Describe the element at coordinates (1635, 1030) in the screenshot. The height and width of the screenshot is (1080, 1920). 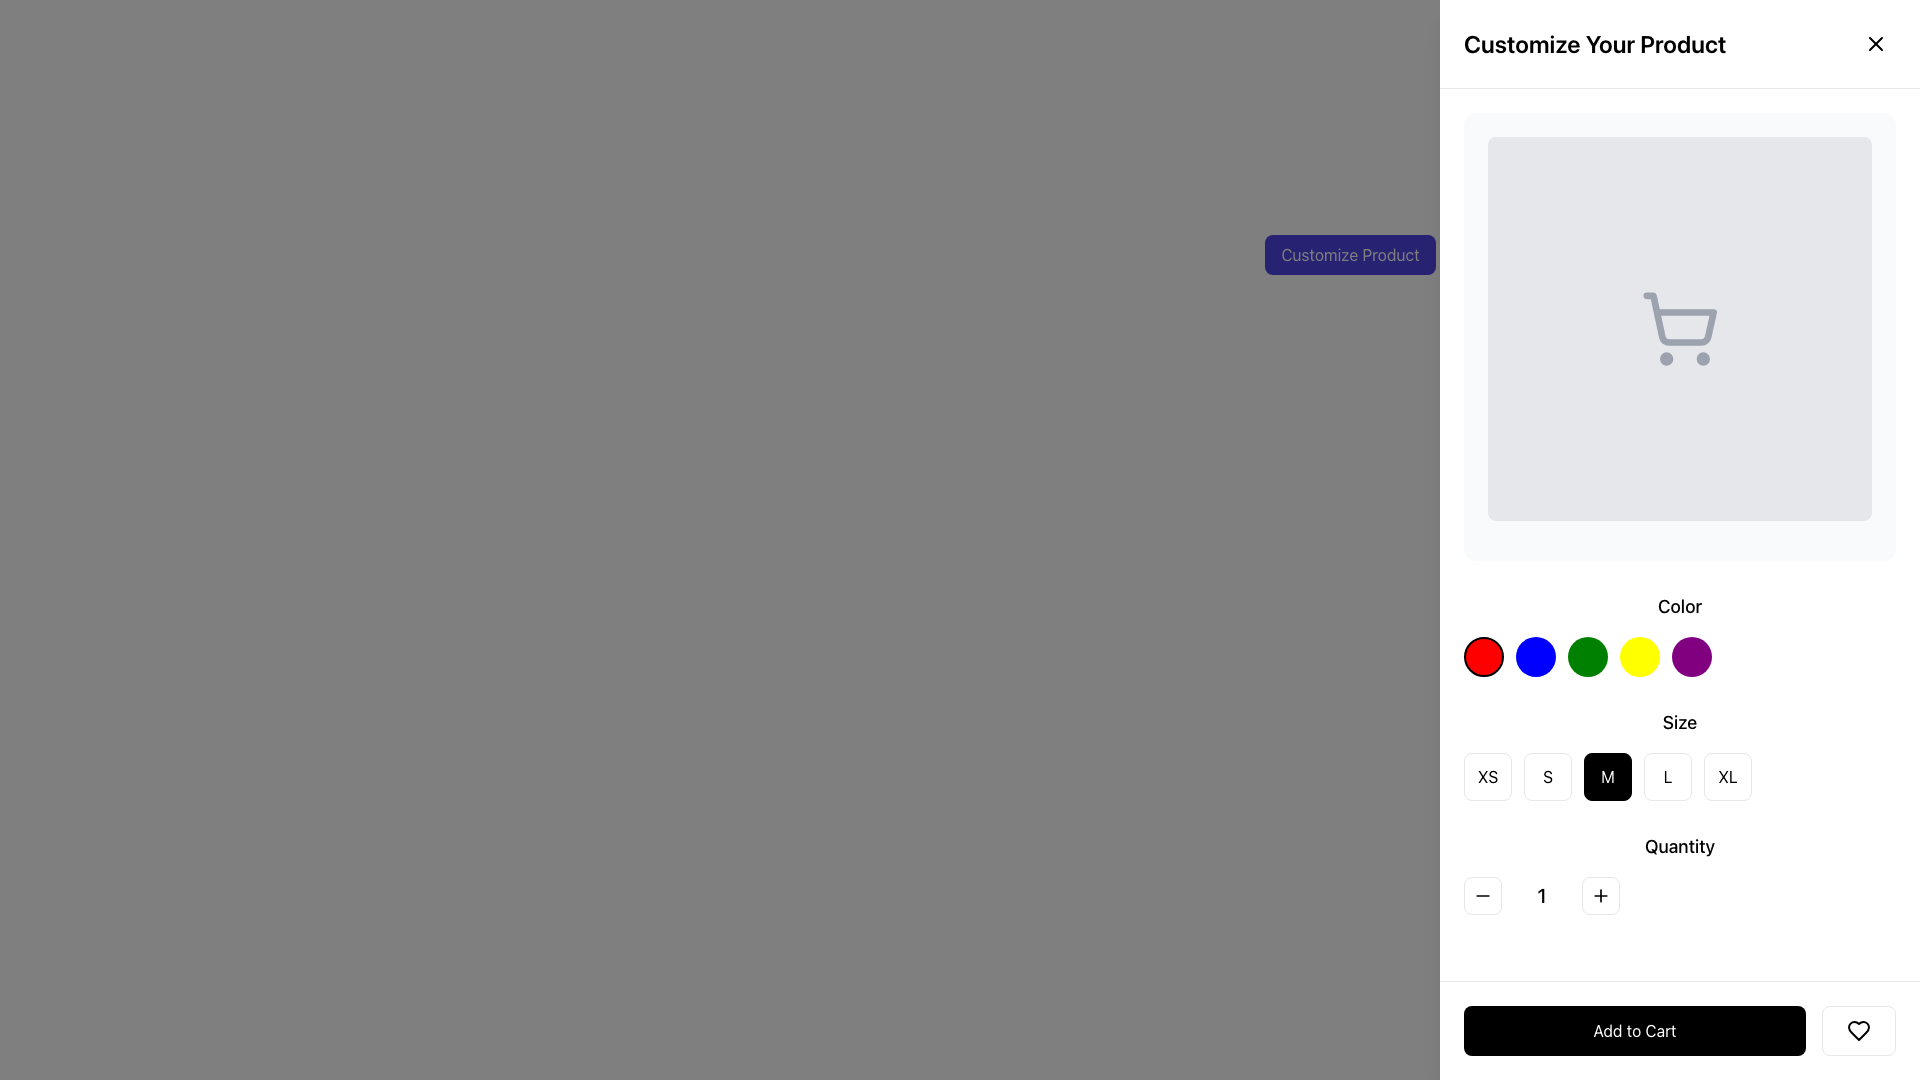
I see `keyboard navigation` at that location.